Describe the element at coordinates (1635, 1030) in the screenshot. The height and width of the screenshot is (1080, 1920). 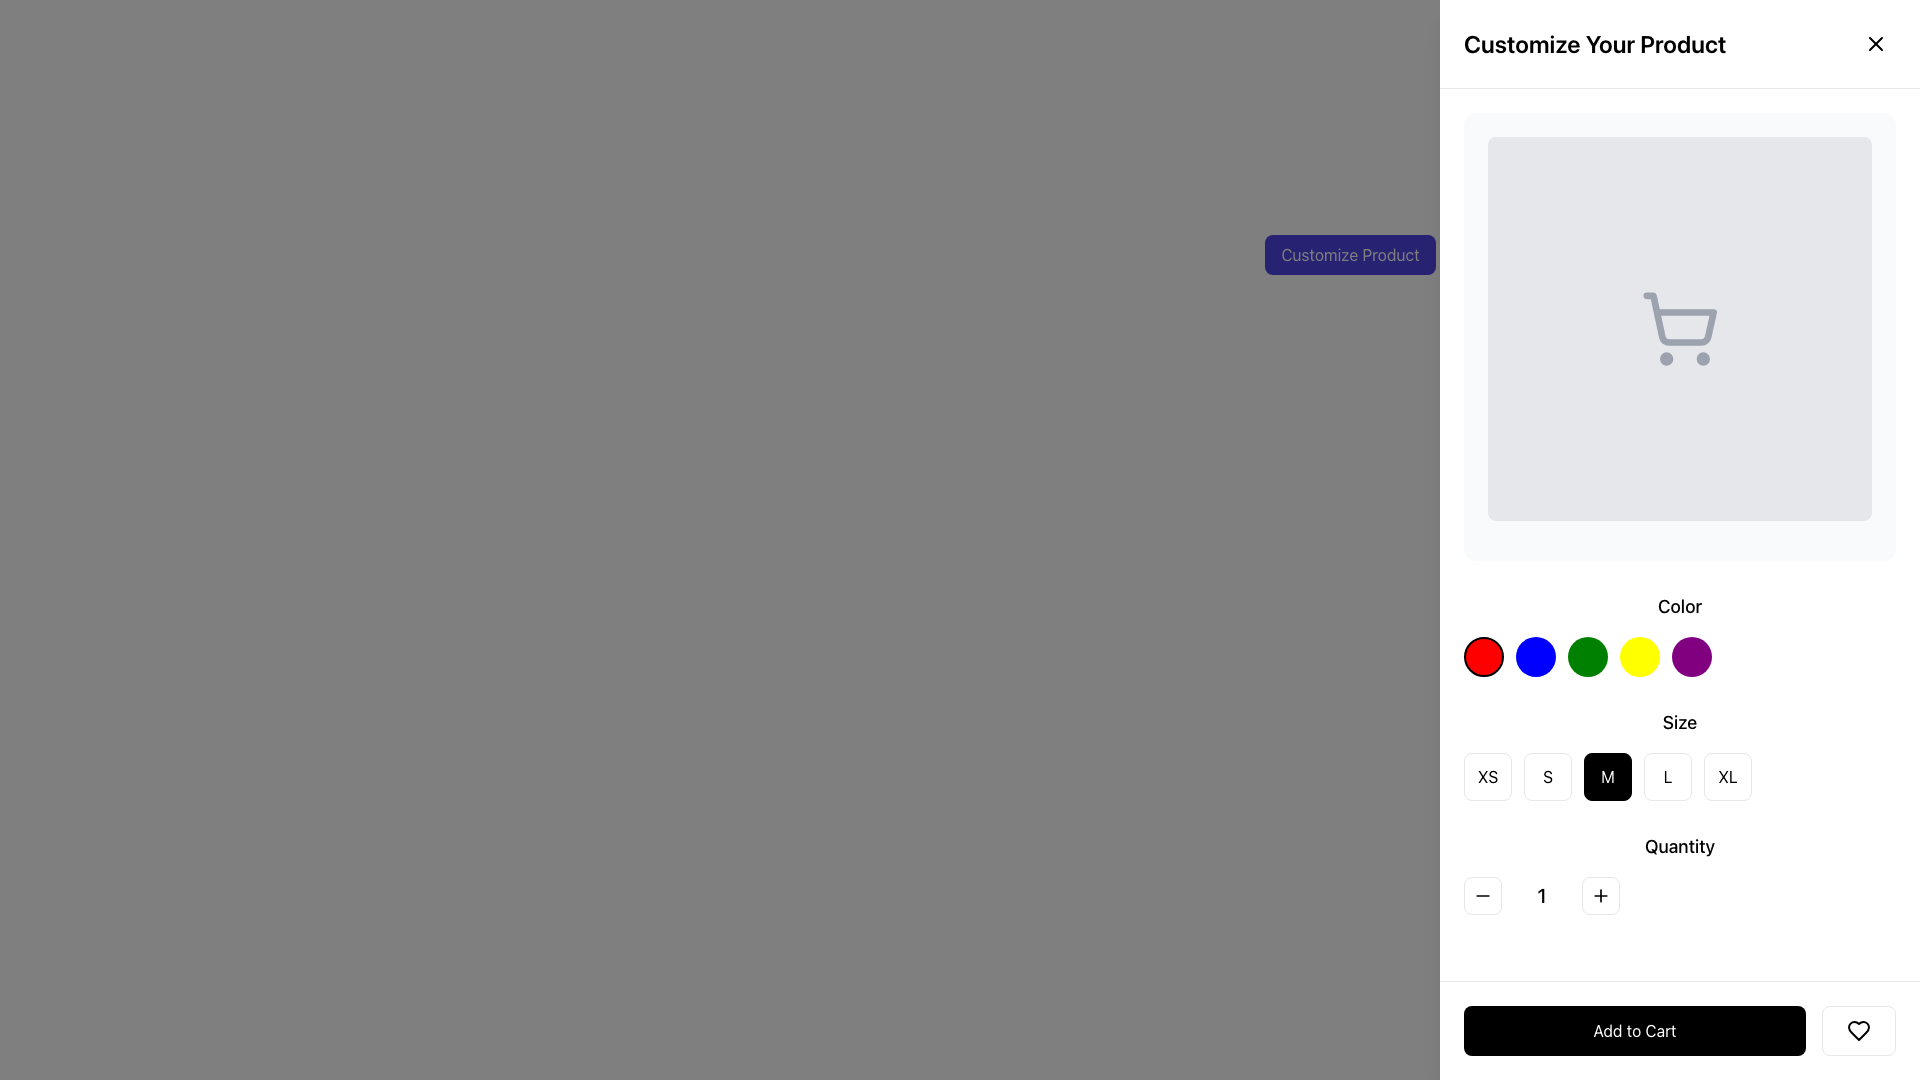
I see `keyboard navigation` at that location.